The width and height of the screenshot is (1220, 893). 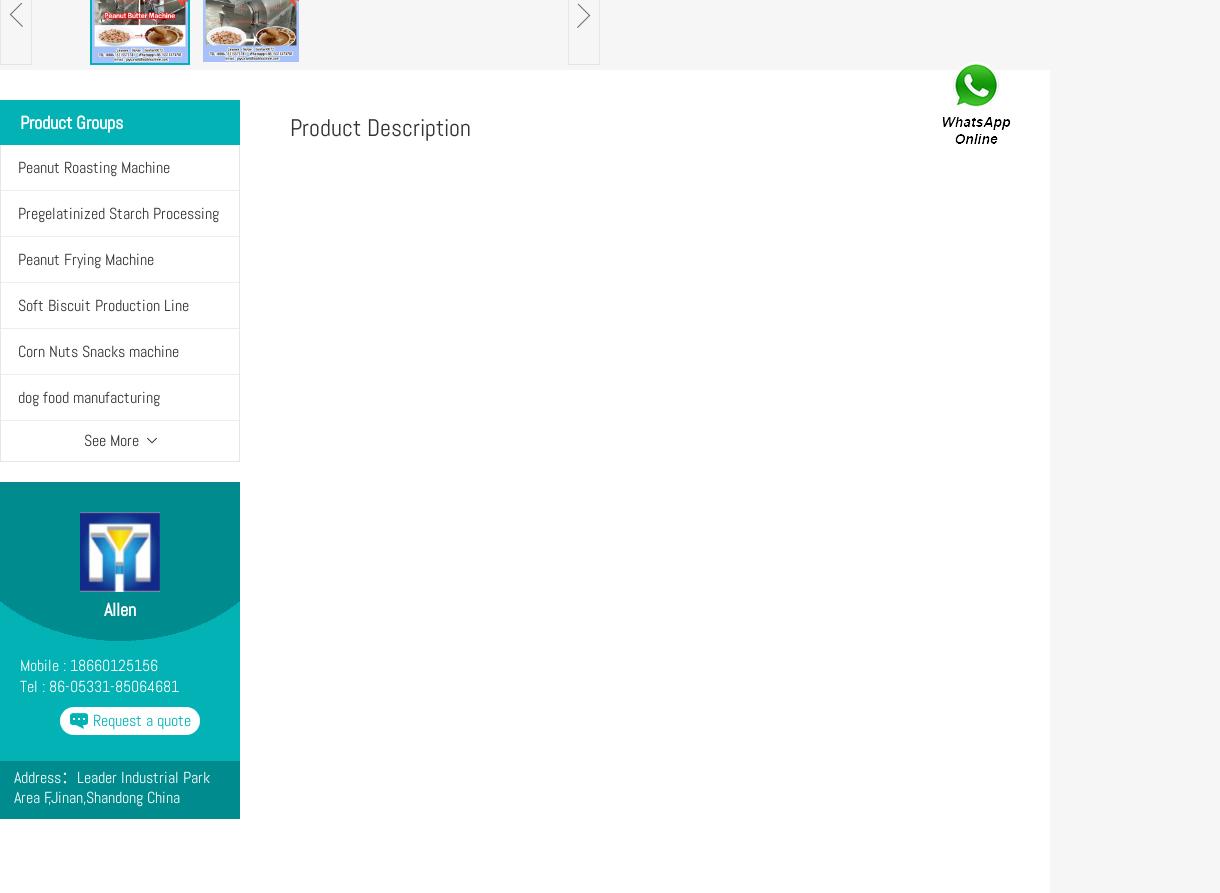 What do you see at coordinates (88, 419) in the screenshot?
I see `'dog food manufacturing equipment'` at bounding box center [88, 419].